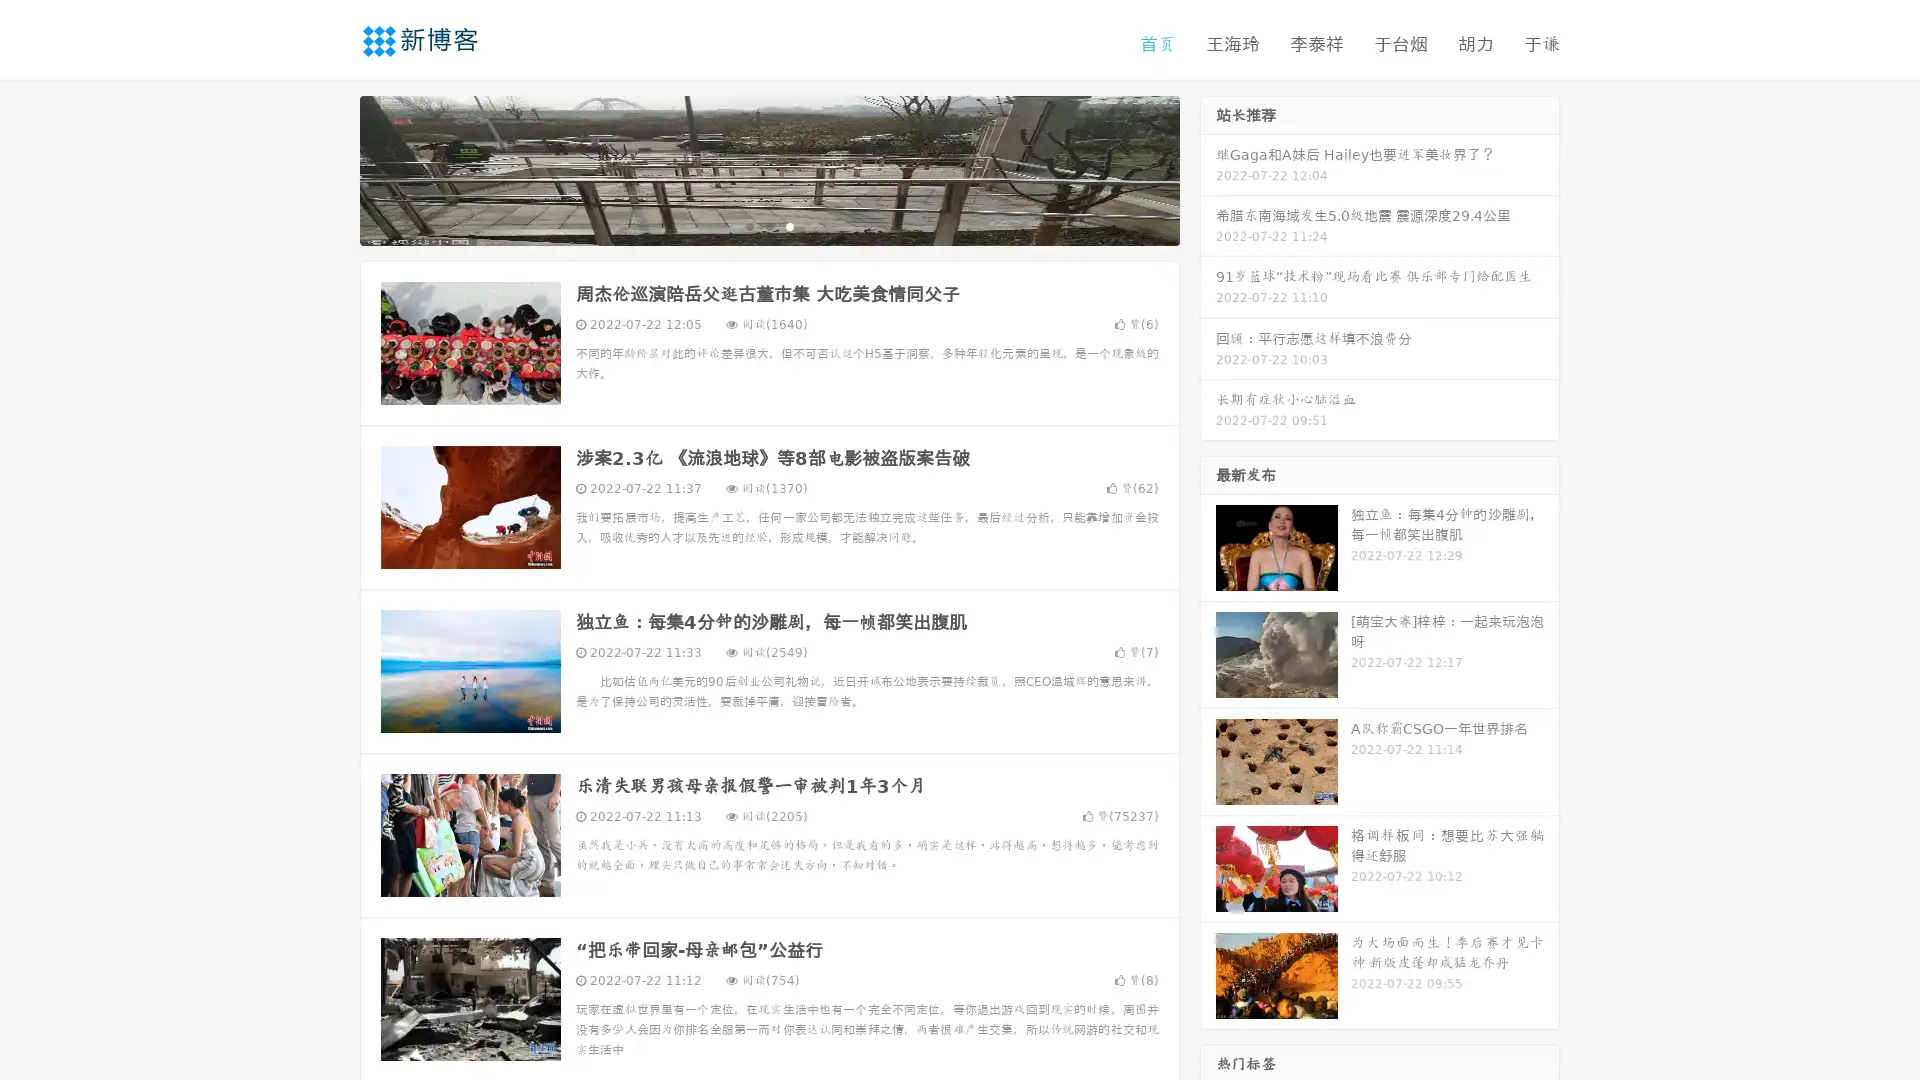 The width and height of the screenshot is (1920, 1080). What do you see at coordinates (748, 225) in the screenshot?
I see `Go to slide 1` at bounding box center [748, 225].